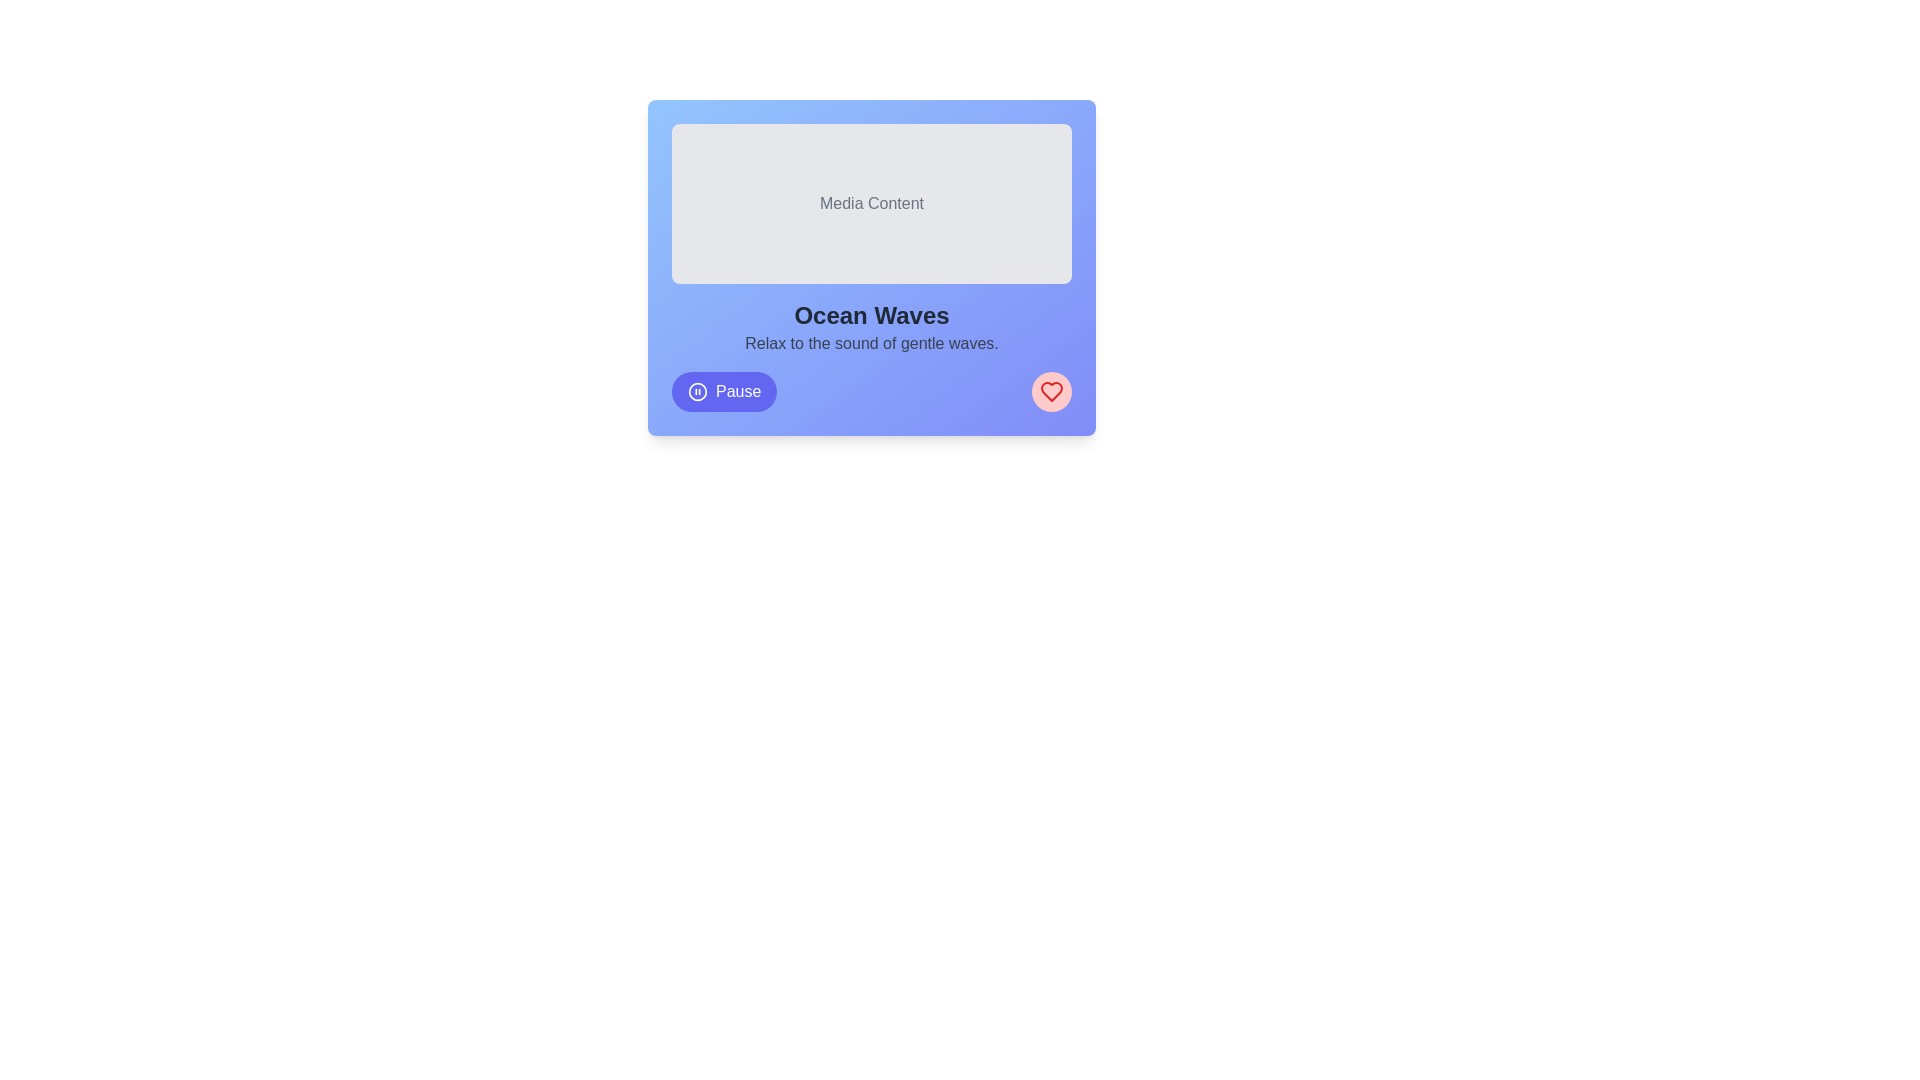 This screenshot has width=1920, height=1080. Describe the element at coordinates (872, 342) in the screenshot. I see `the static informational text located below the 'Ocean Waves' title in the card, which provides additional context to the title and is positioned above interactive components` at that location.